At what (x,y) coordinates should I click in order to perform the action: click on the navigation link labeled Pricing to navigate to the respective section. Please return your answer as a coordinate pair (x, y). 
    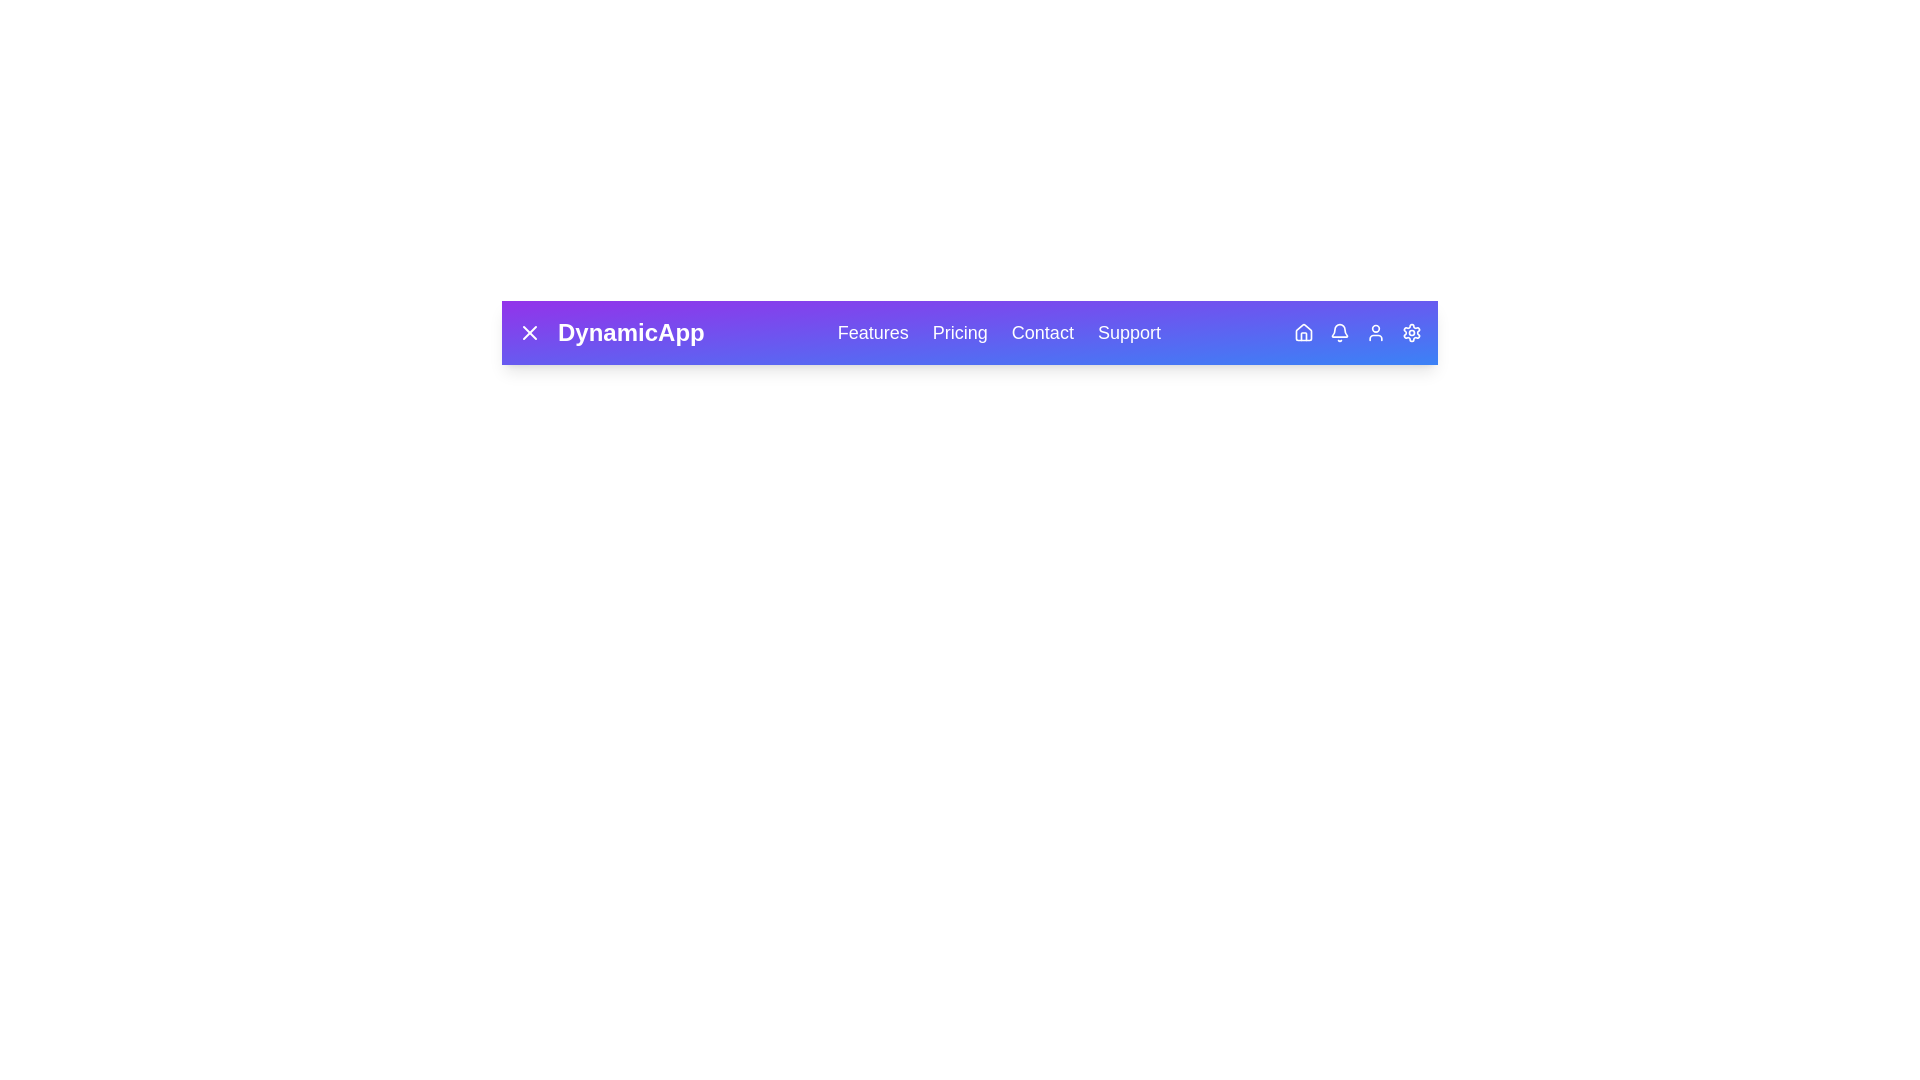
    Looking at the image, I should click on (960, 331).